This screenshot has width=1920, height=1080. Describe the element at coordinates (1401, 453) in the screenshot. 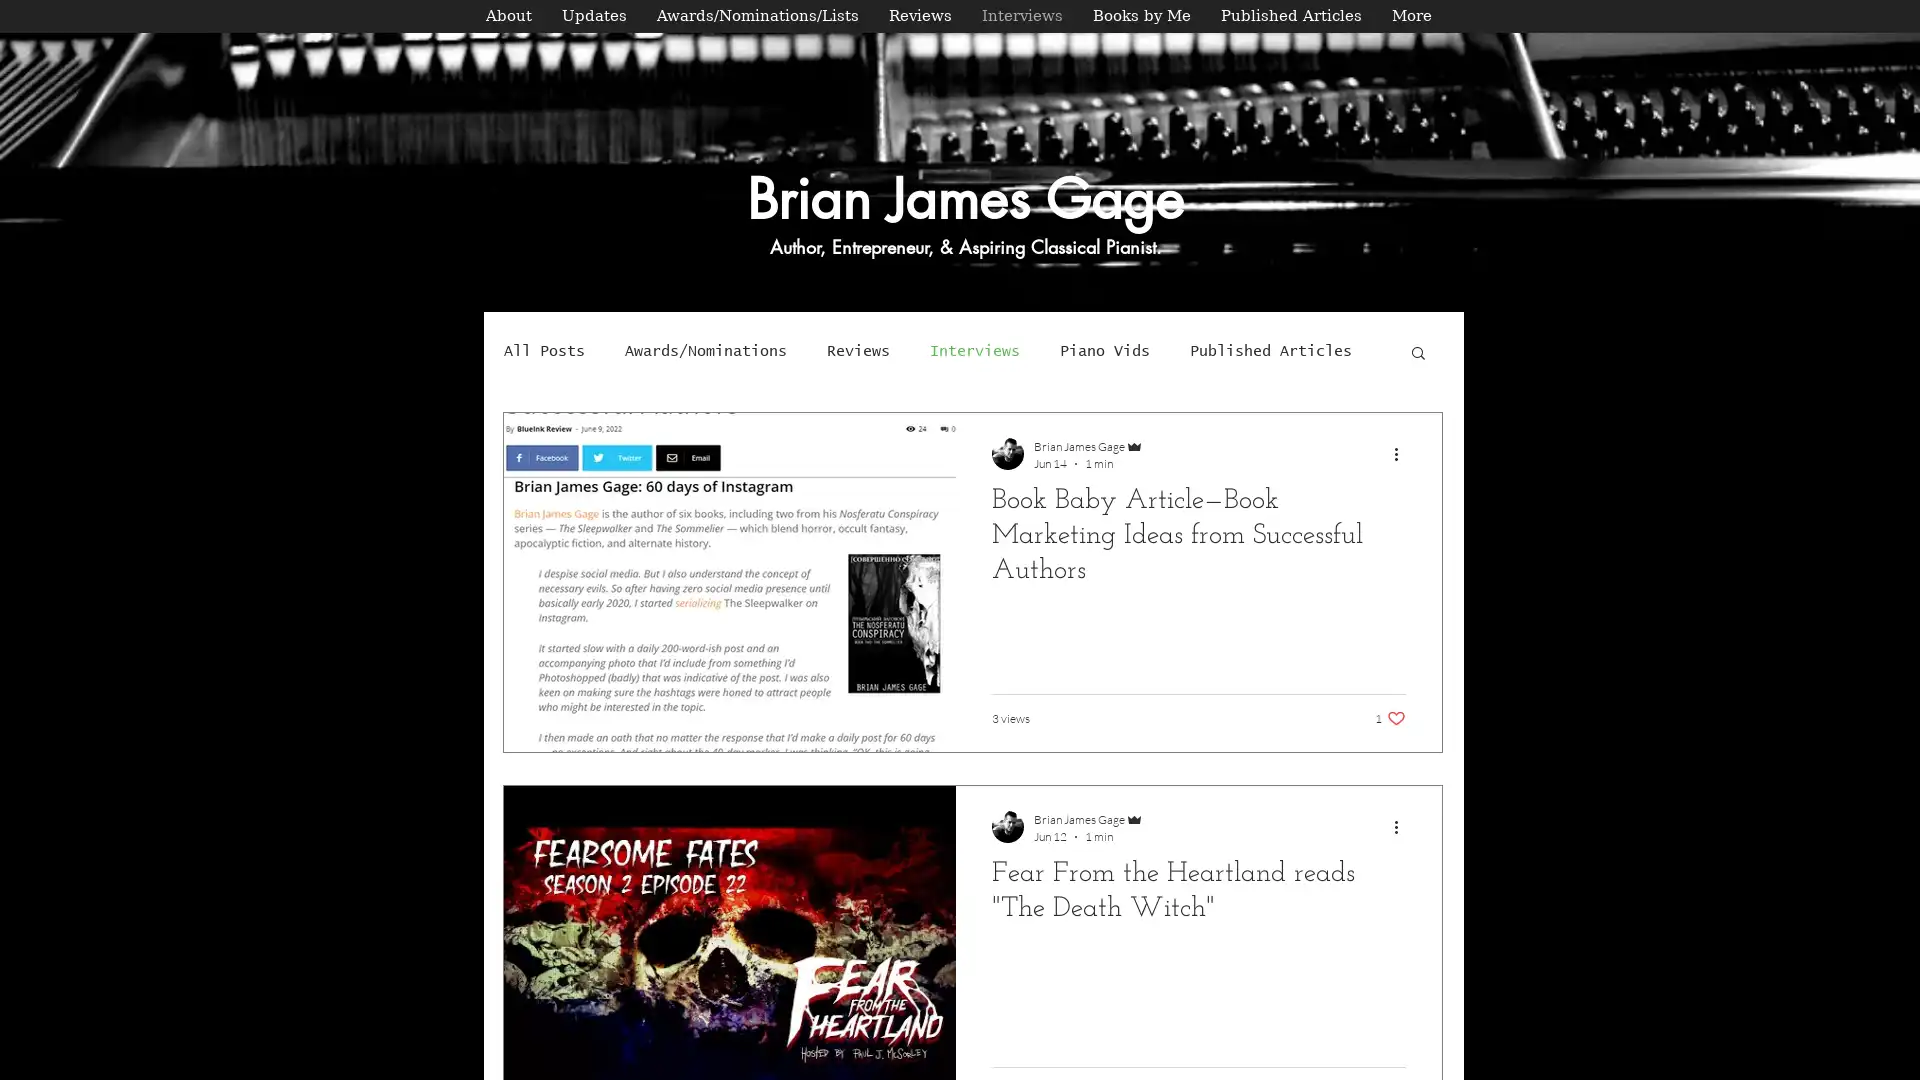

I see `More actions` at that location.